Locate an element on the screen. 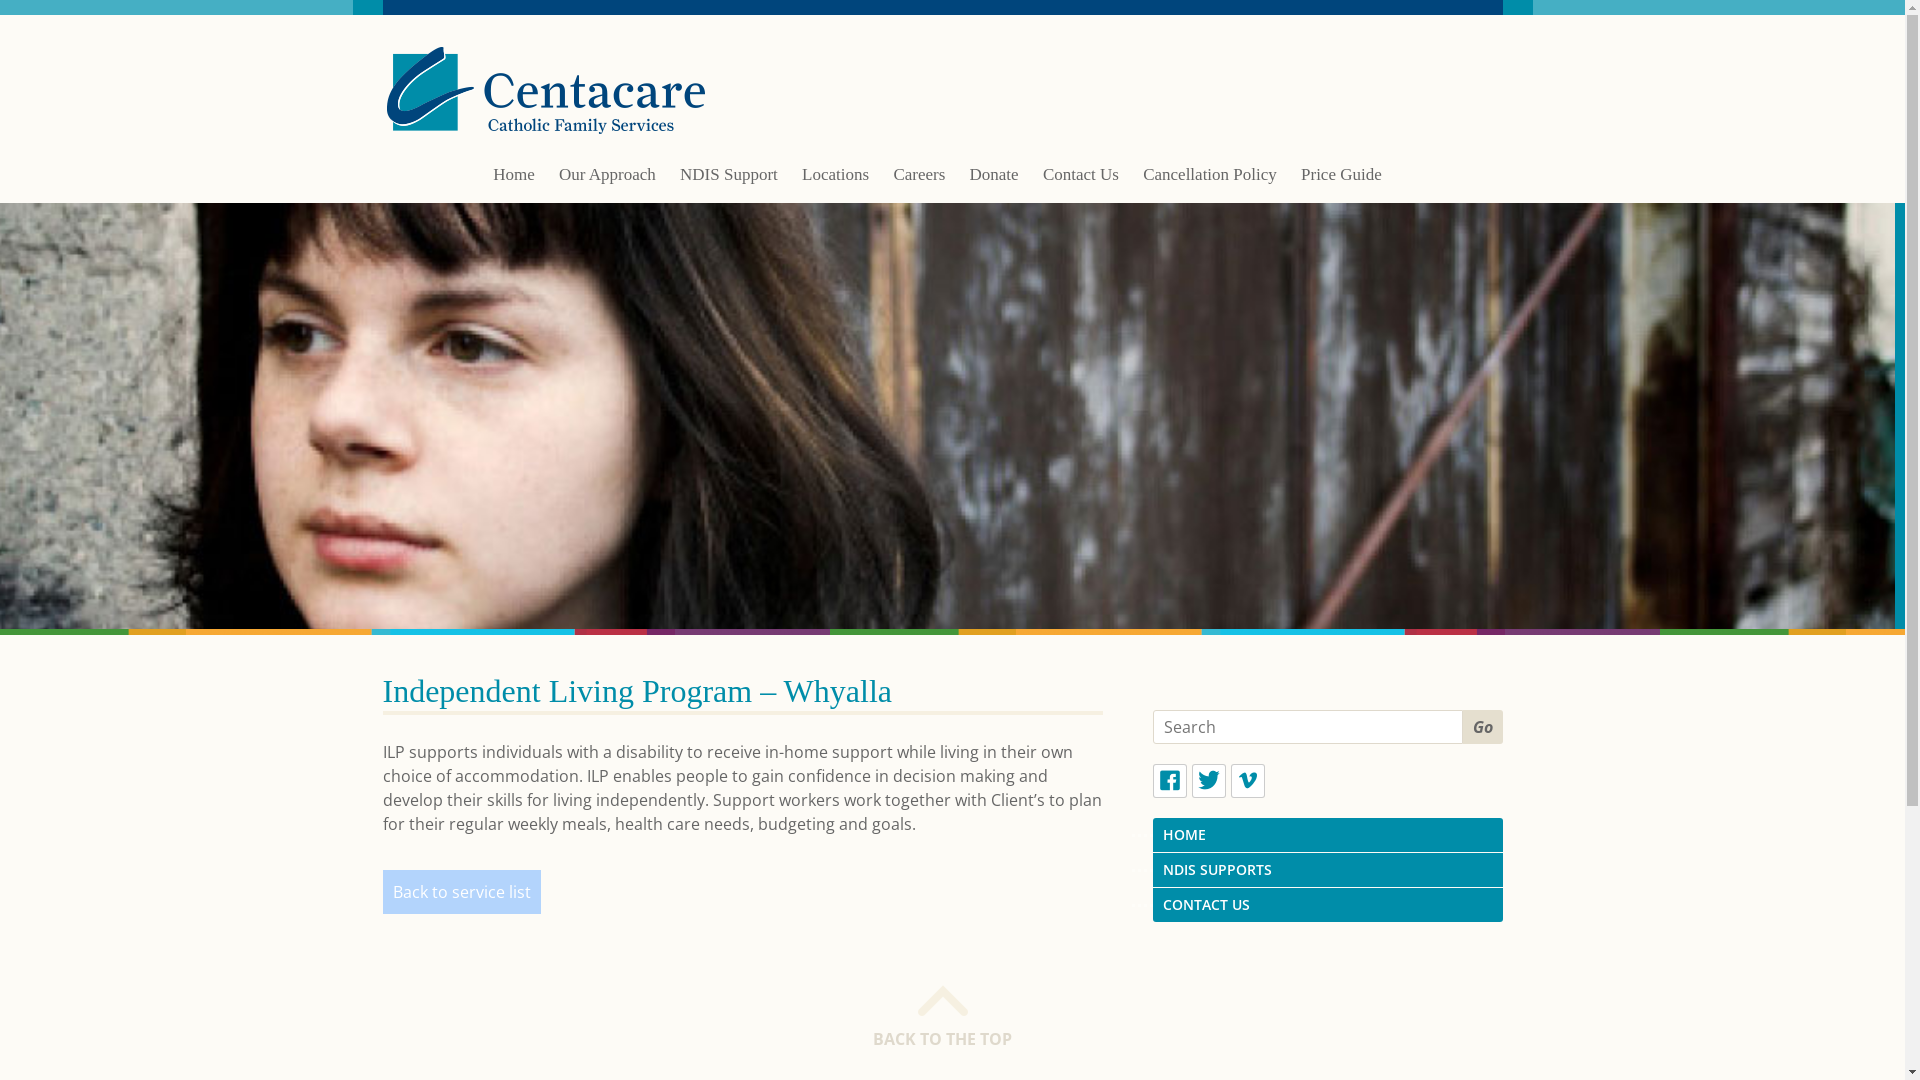 The width and height of the screenshot is (1920, 1080). 'HOME' is located at coordinates (1326, 834).